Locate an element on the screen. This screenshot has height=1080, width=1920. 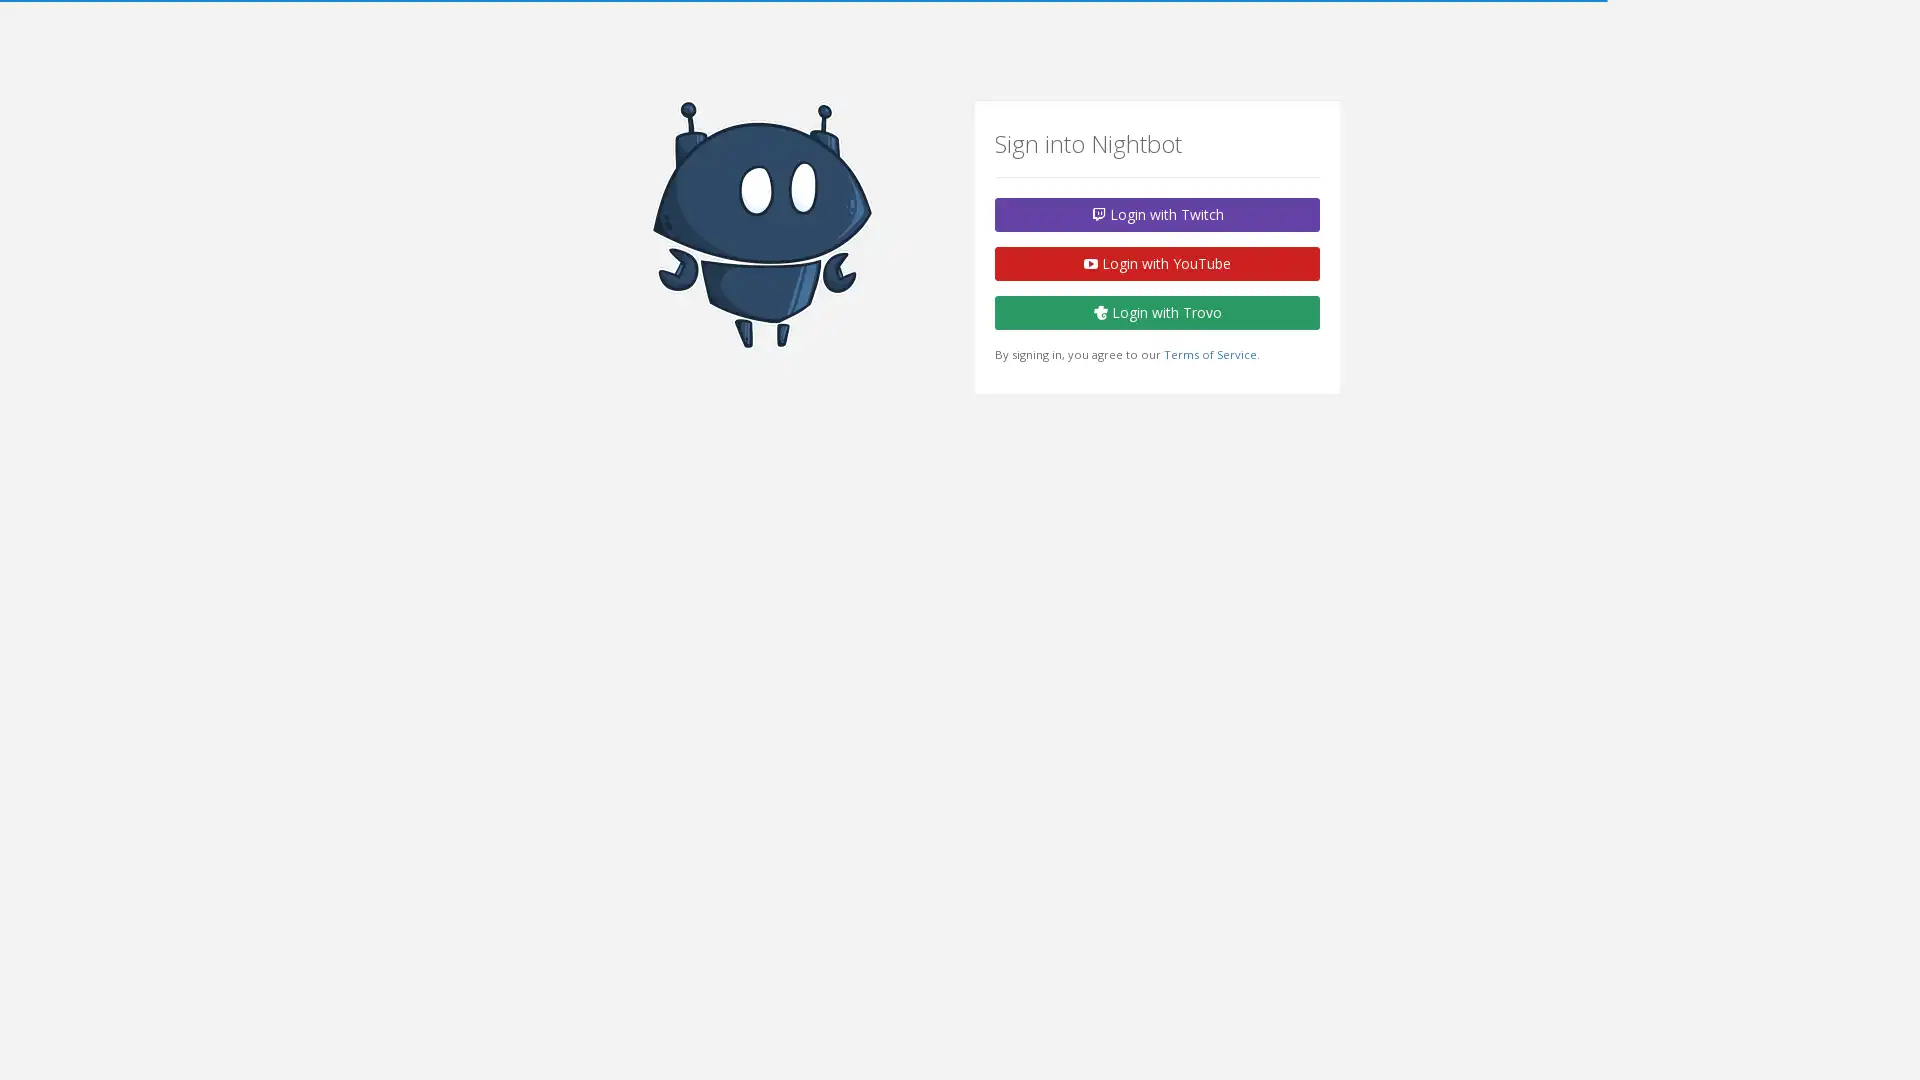
Login with YouTube is located at coordinates (1157, 262).